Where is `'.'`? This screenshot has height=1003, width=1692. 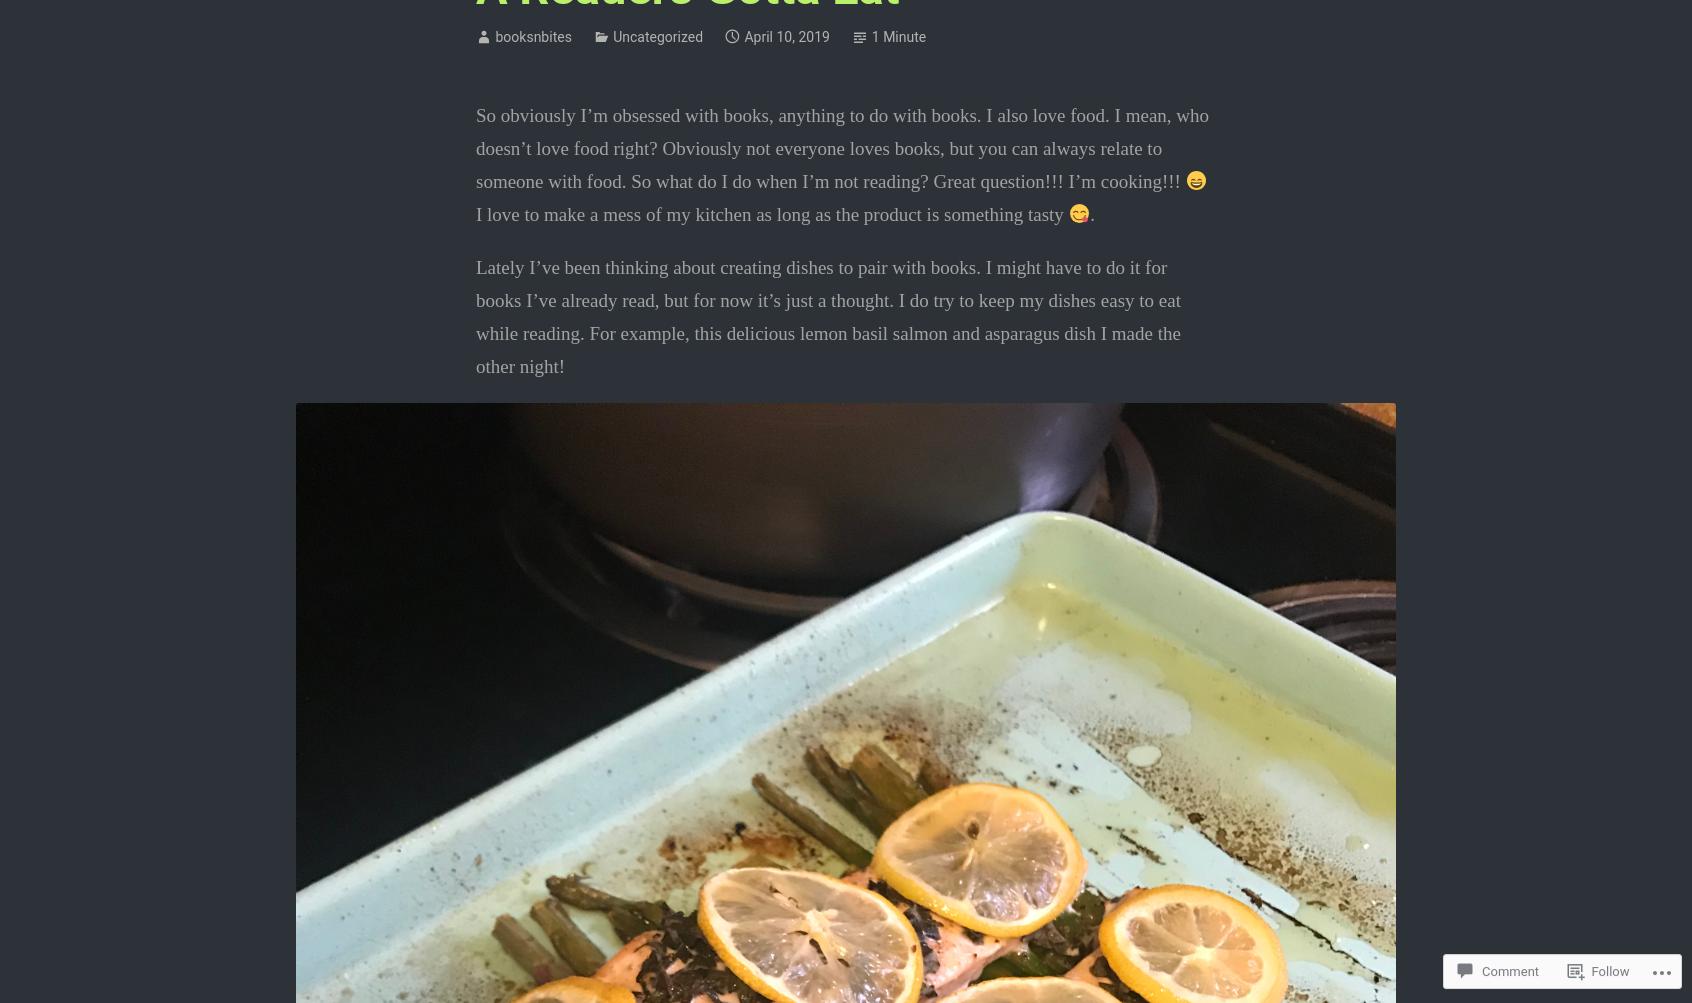
'.' is located at coordinates (1092, 214).